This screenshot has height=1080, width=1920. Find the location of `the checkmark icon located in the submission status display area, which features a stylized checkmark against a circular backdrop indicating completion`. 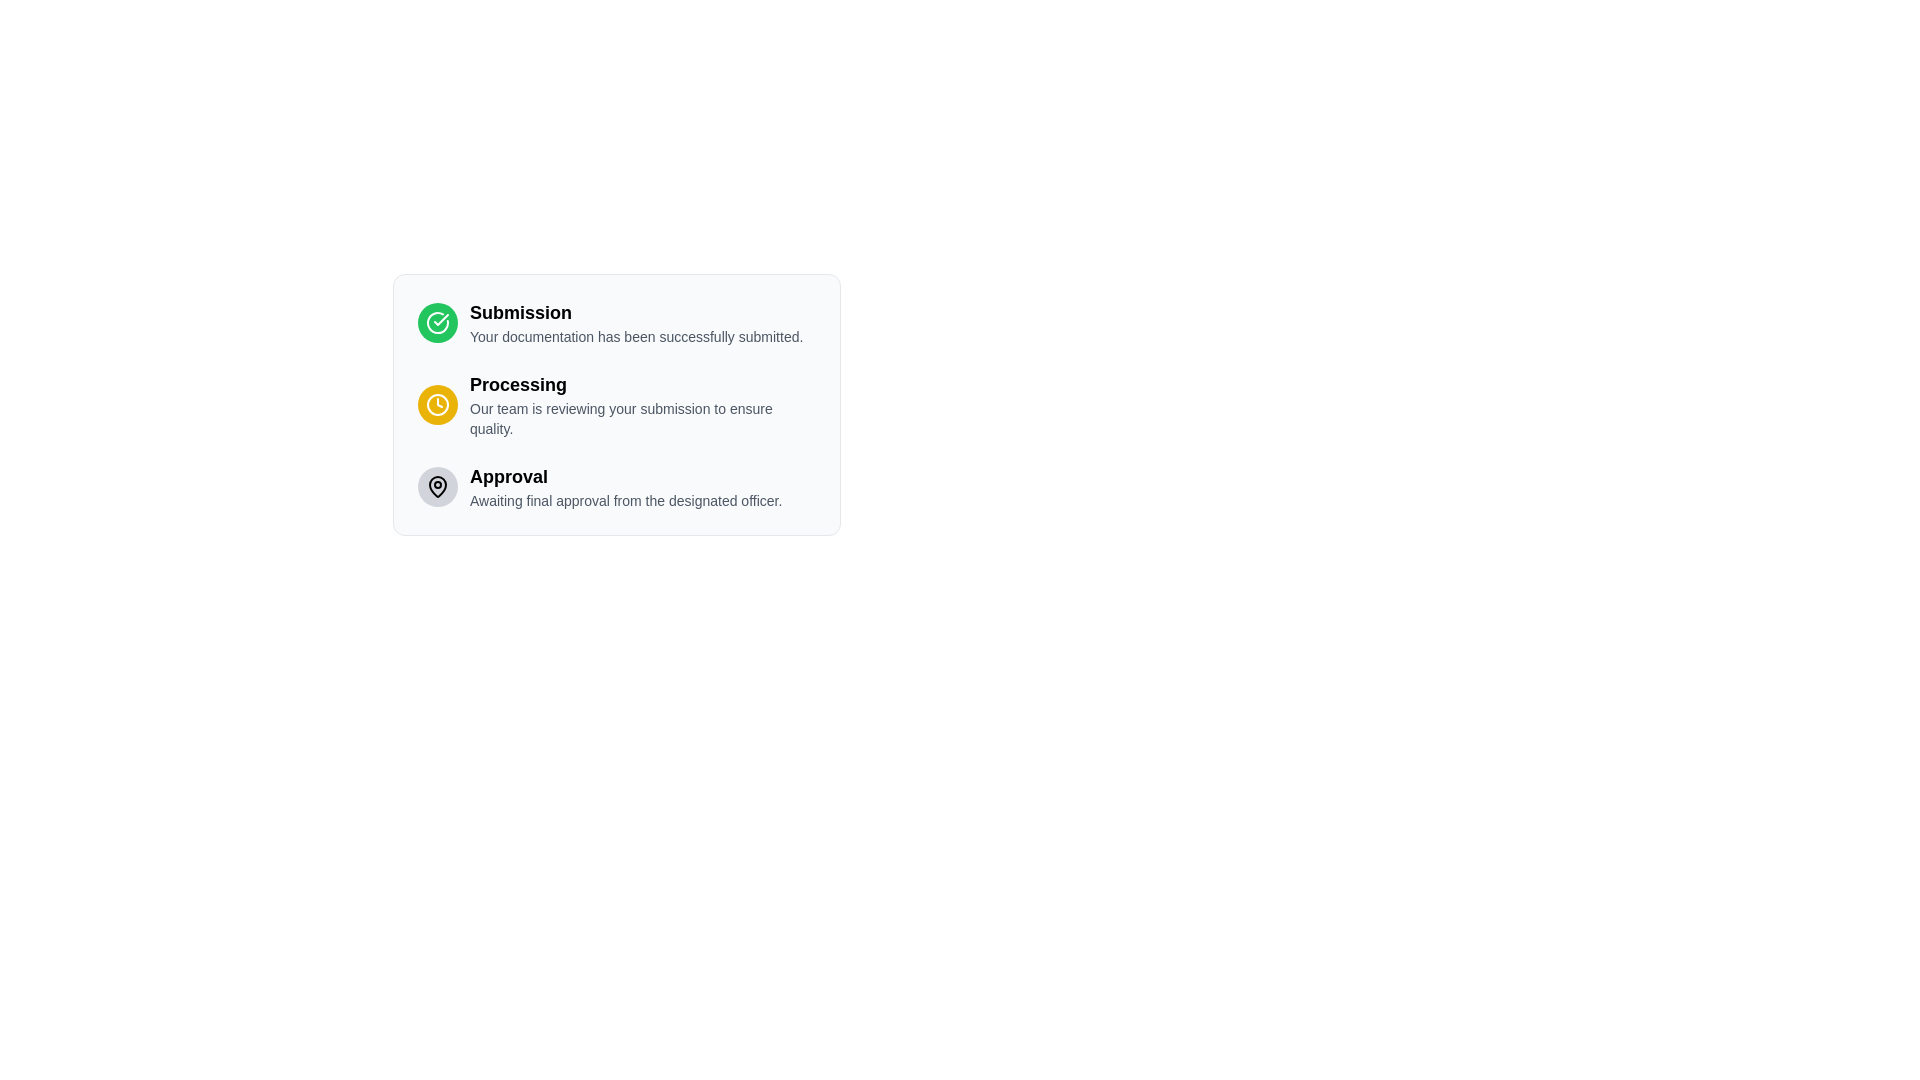

the checkmark icon located in the submission status display area, which features a stylized checkmark against a circular backdrop indicating completion is located at coordinates (440, 319).